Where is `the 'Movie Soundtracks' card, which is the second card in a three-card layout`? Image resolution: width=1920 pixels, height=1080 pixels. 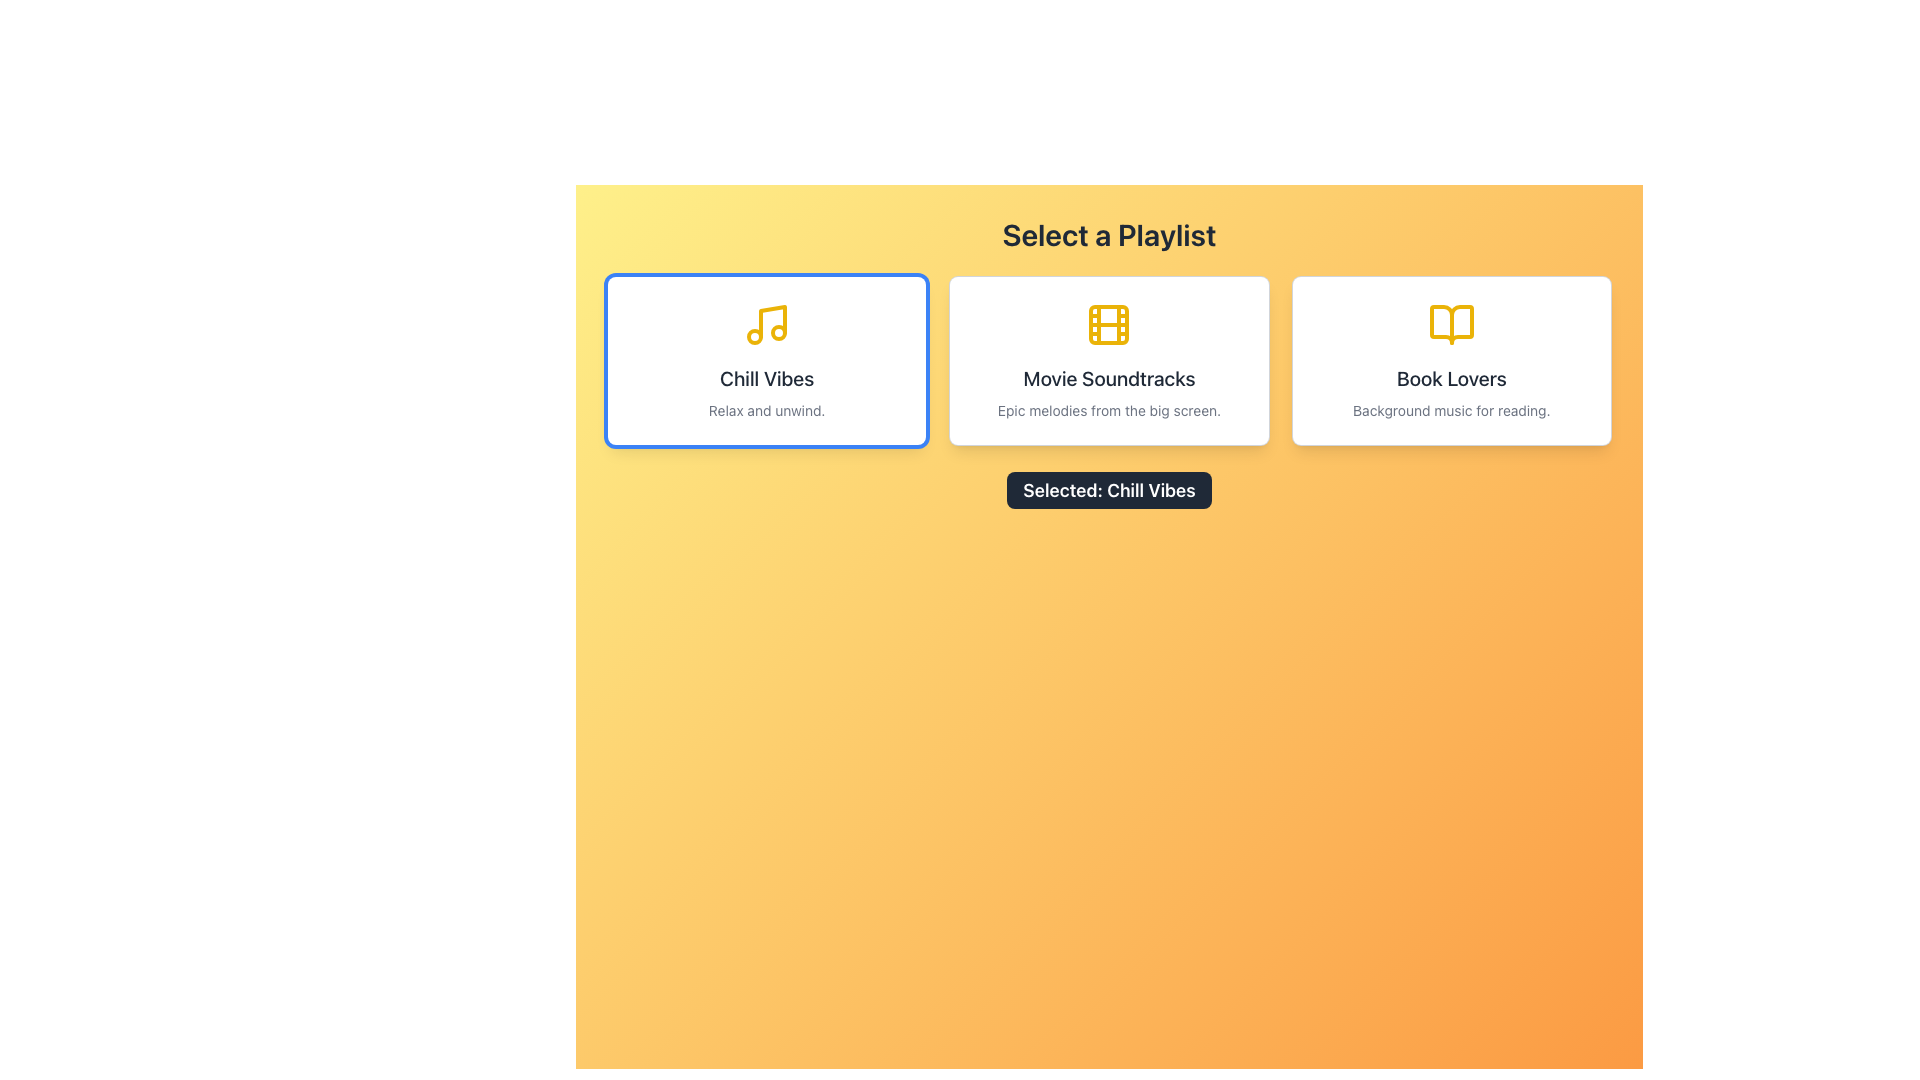
the 'Movie Soundtracks' card, which is the second card in a three-card layout is located at coordinates (1107, 361).